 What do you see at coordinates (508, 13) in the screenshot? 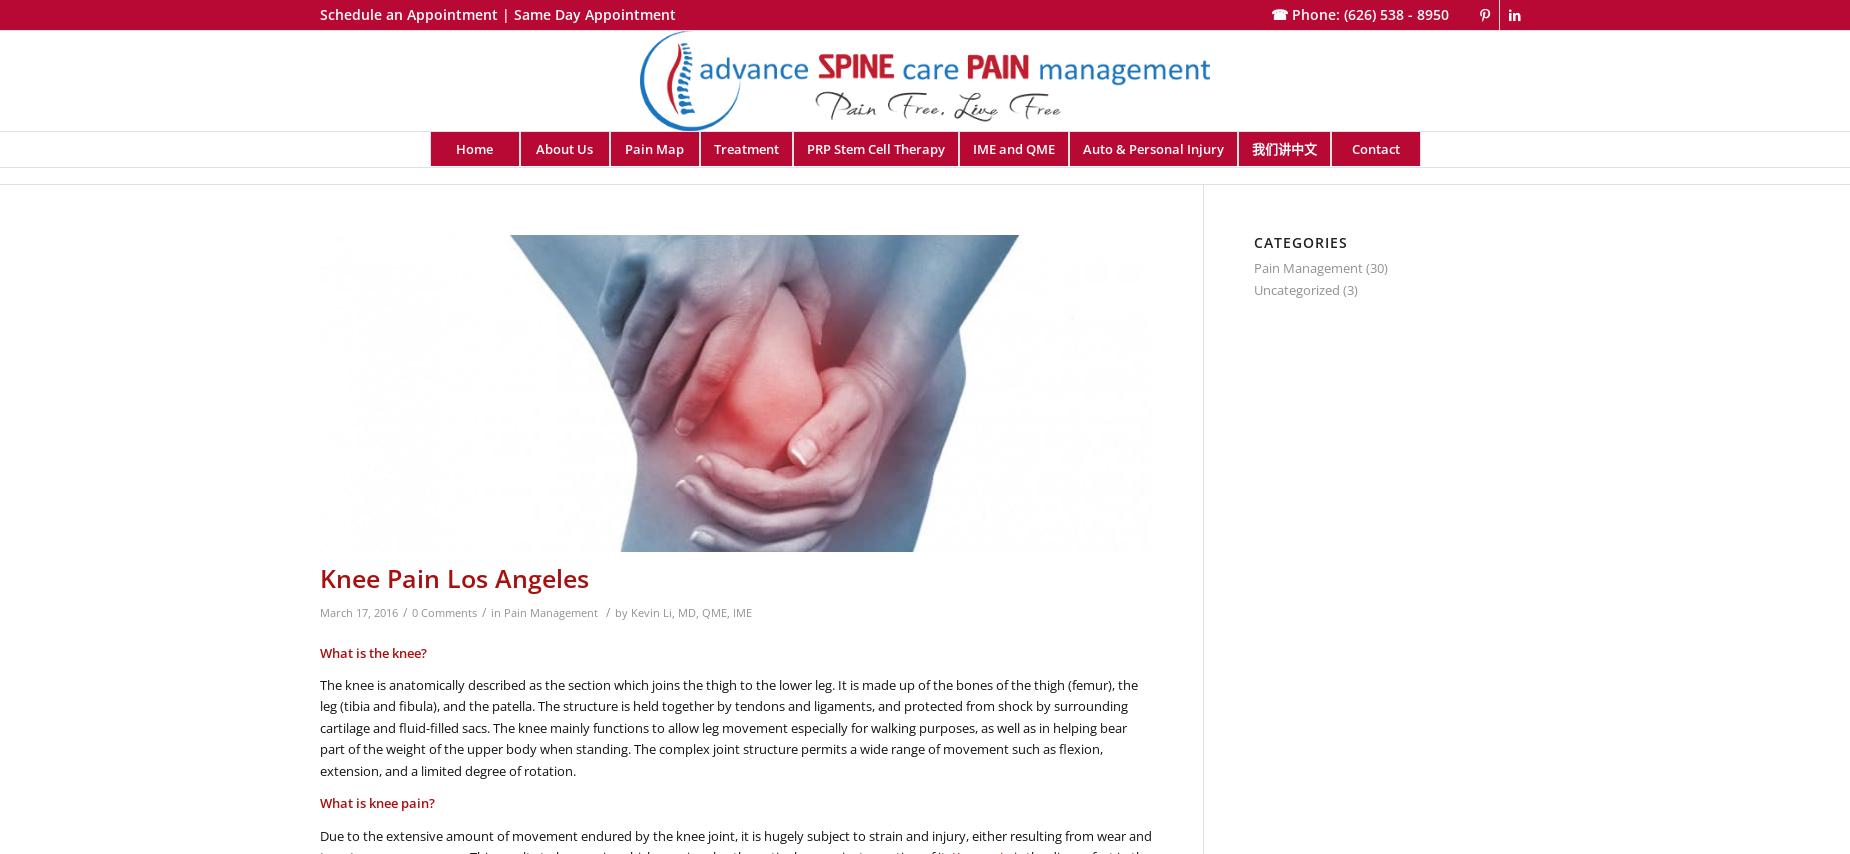
I see `'|'` at bounding box center [508, 13].